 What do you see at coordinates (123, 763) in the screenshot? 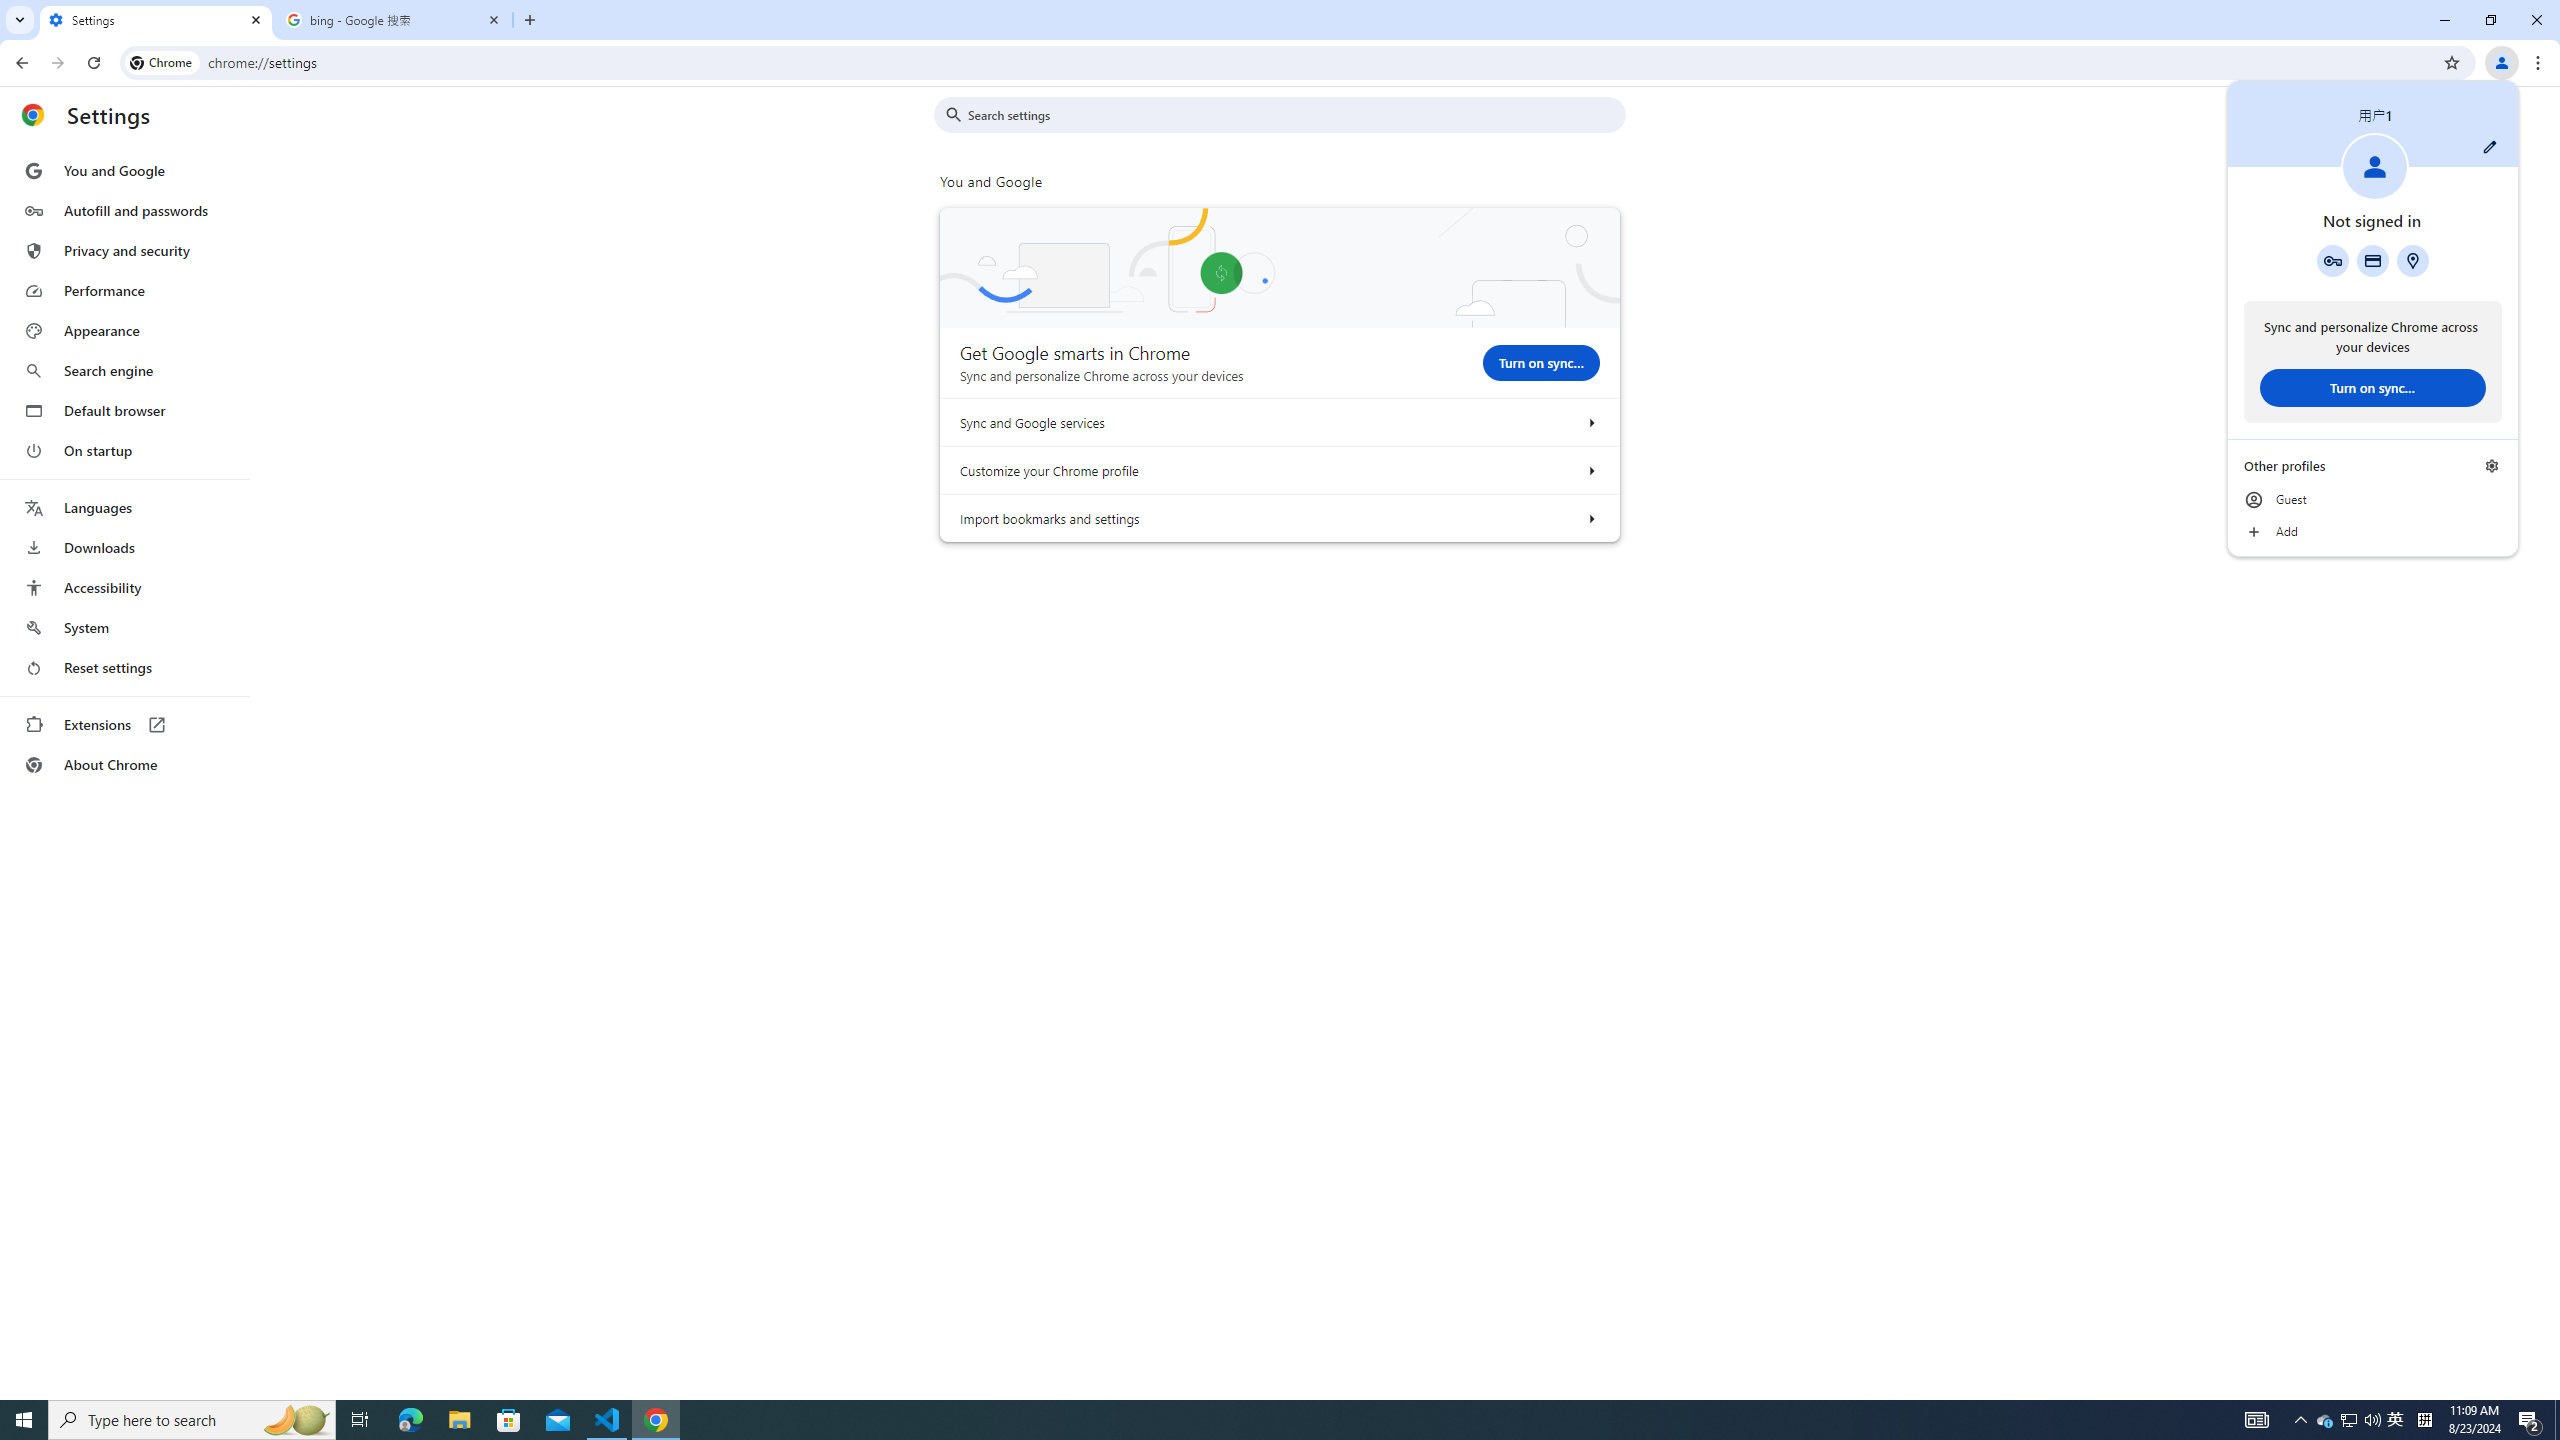
I see `'About Chrome'` at bounding box center [123, 763].